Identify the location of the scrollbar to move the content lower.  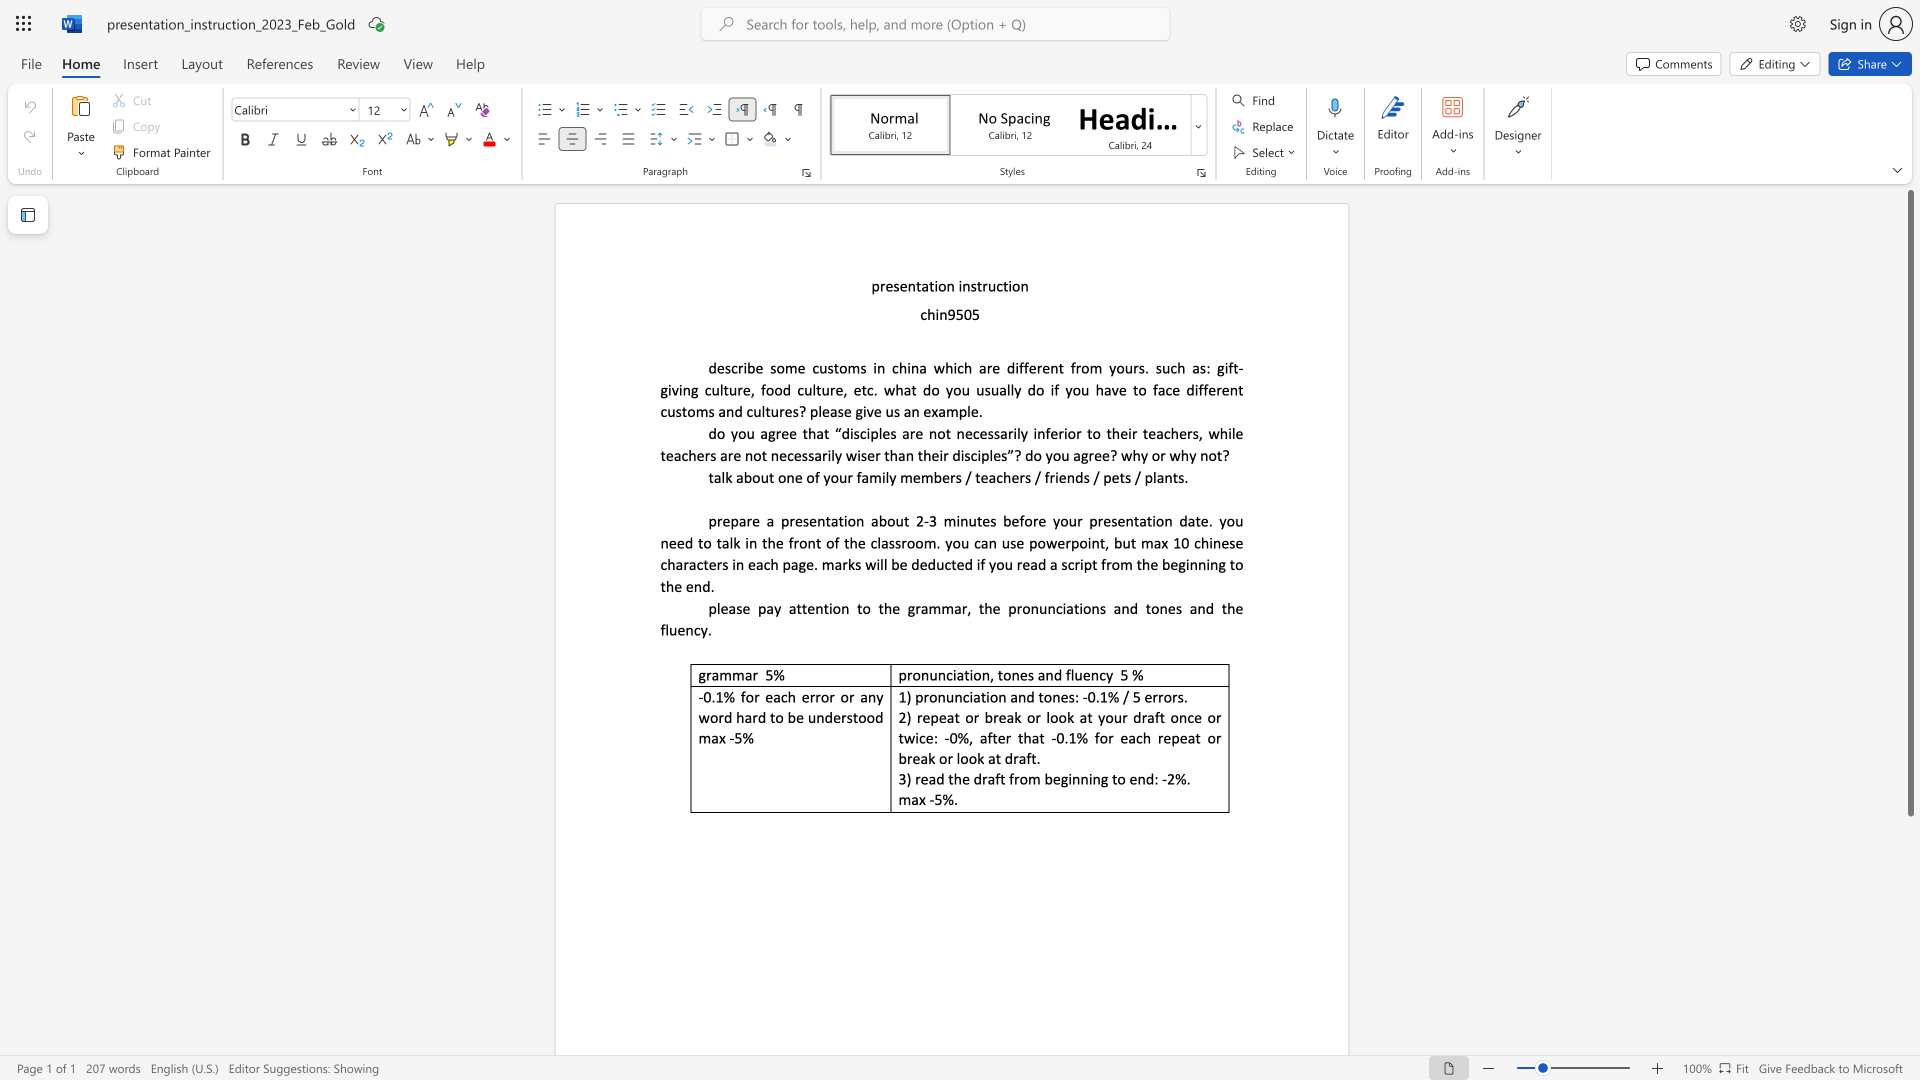
(1909, 1010).